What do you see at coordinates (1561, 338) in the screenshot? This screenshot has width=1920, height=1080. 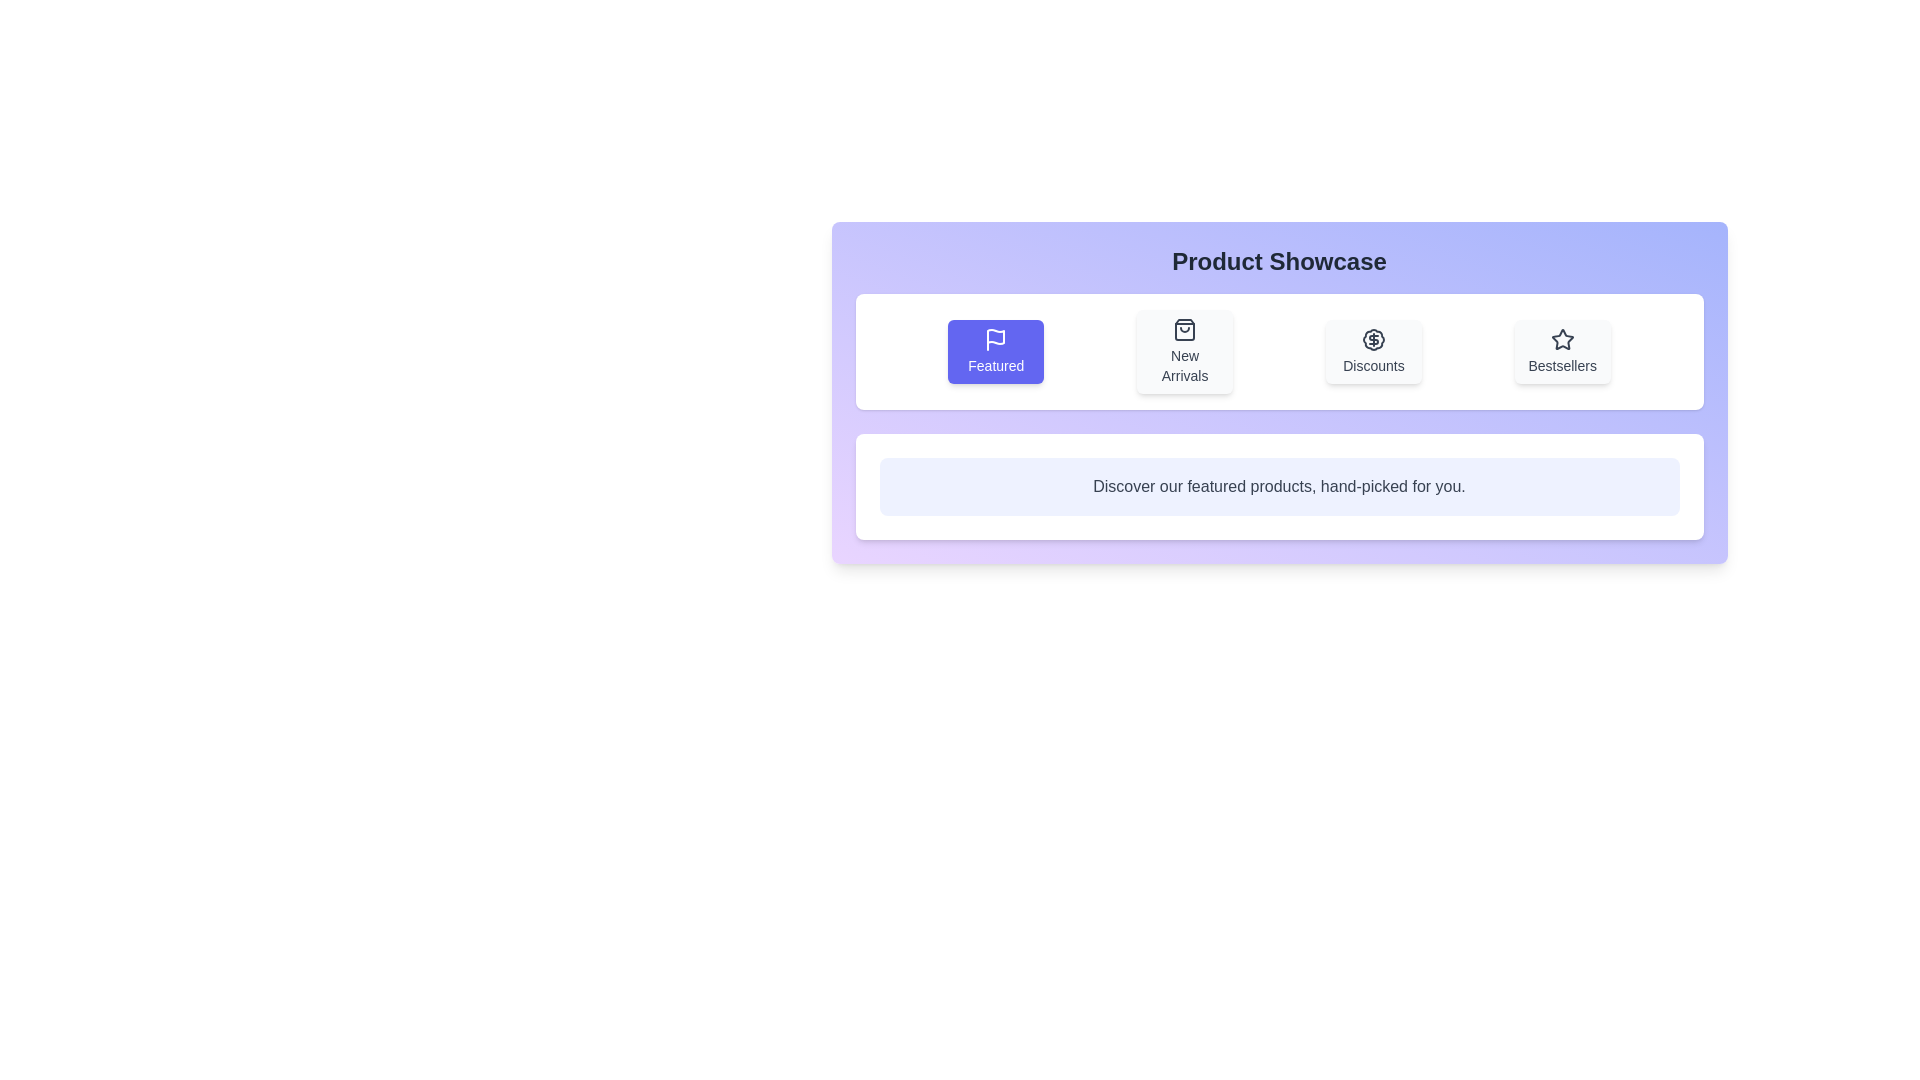 I see `the star icon representing the 'Bestsellers' category in the top horizontal menu, located in the fourth position` at bounding box center [1561, 338].